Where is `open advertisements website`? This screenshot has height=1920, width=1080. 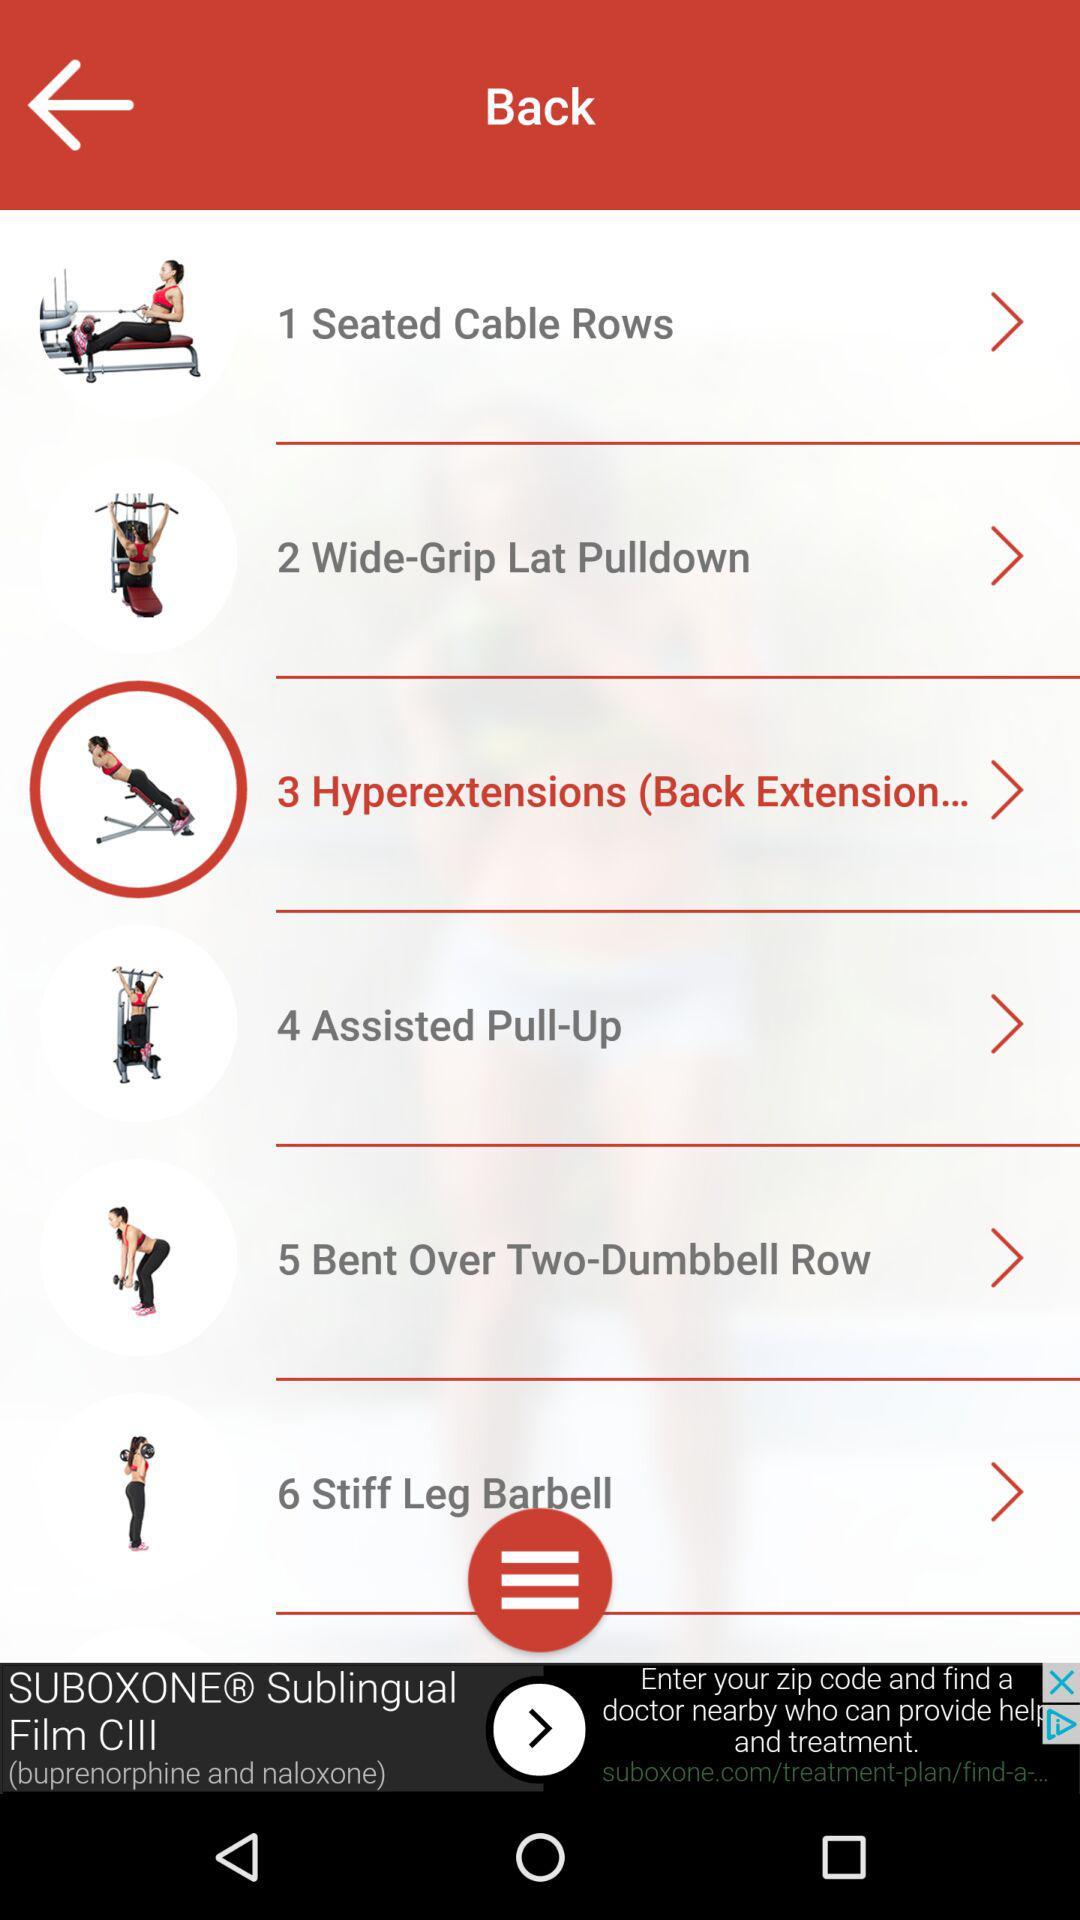
open advertisements website is located at coordinates (540, 1727).